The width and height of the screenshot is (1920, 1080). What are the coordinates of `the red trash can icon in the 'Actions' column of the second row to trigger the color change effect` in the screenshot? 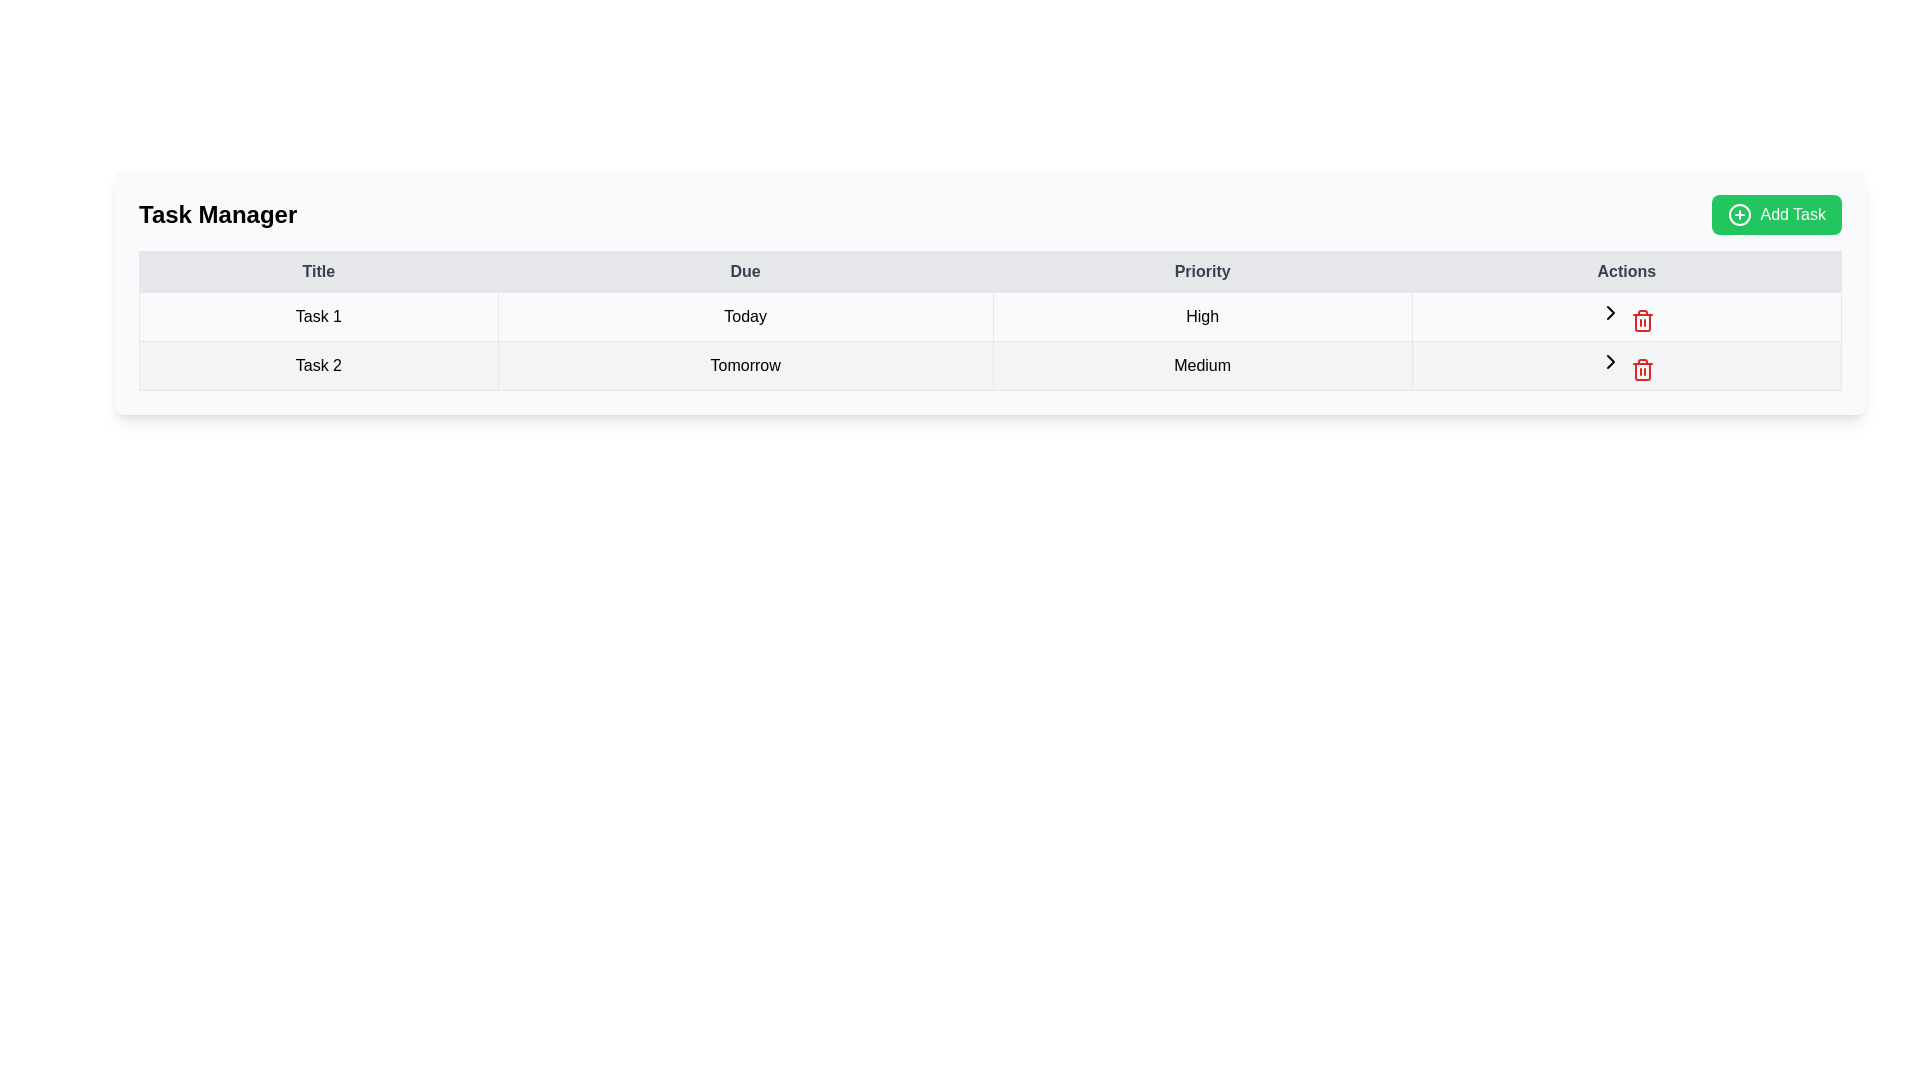 It's located at (1642, 369).